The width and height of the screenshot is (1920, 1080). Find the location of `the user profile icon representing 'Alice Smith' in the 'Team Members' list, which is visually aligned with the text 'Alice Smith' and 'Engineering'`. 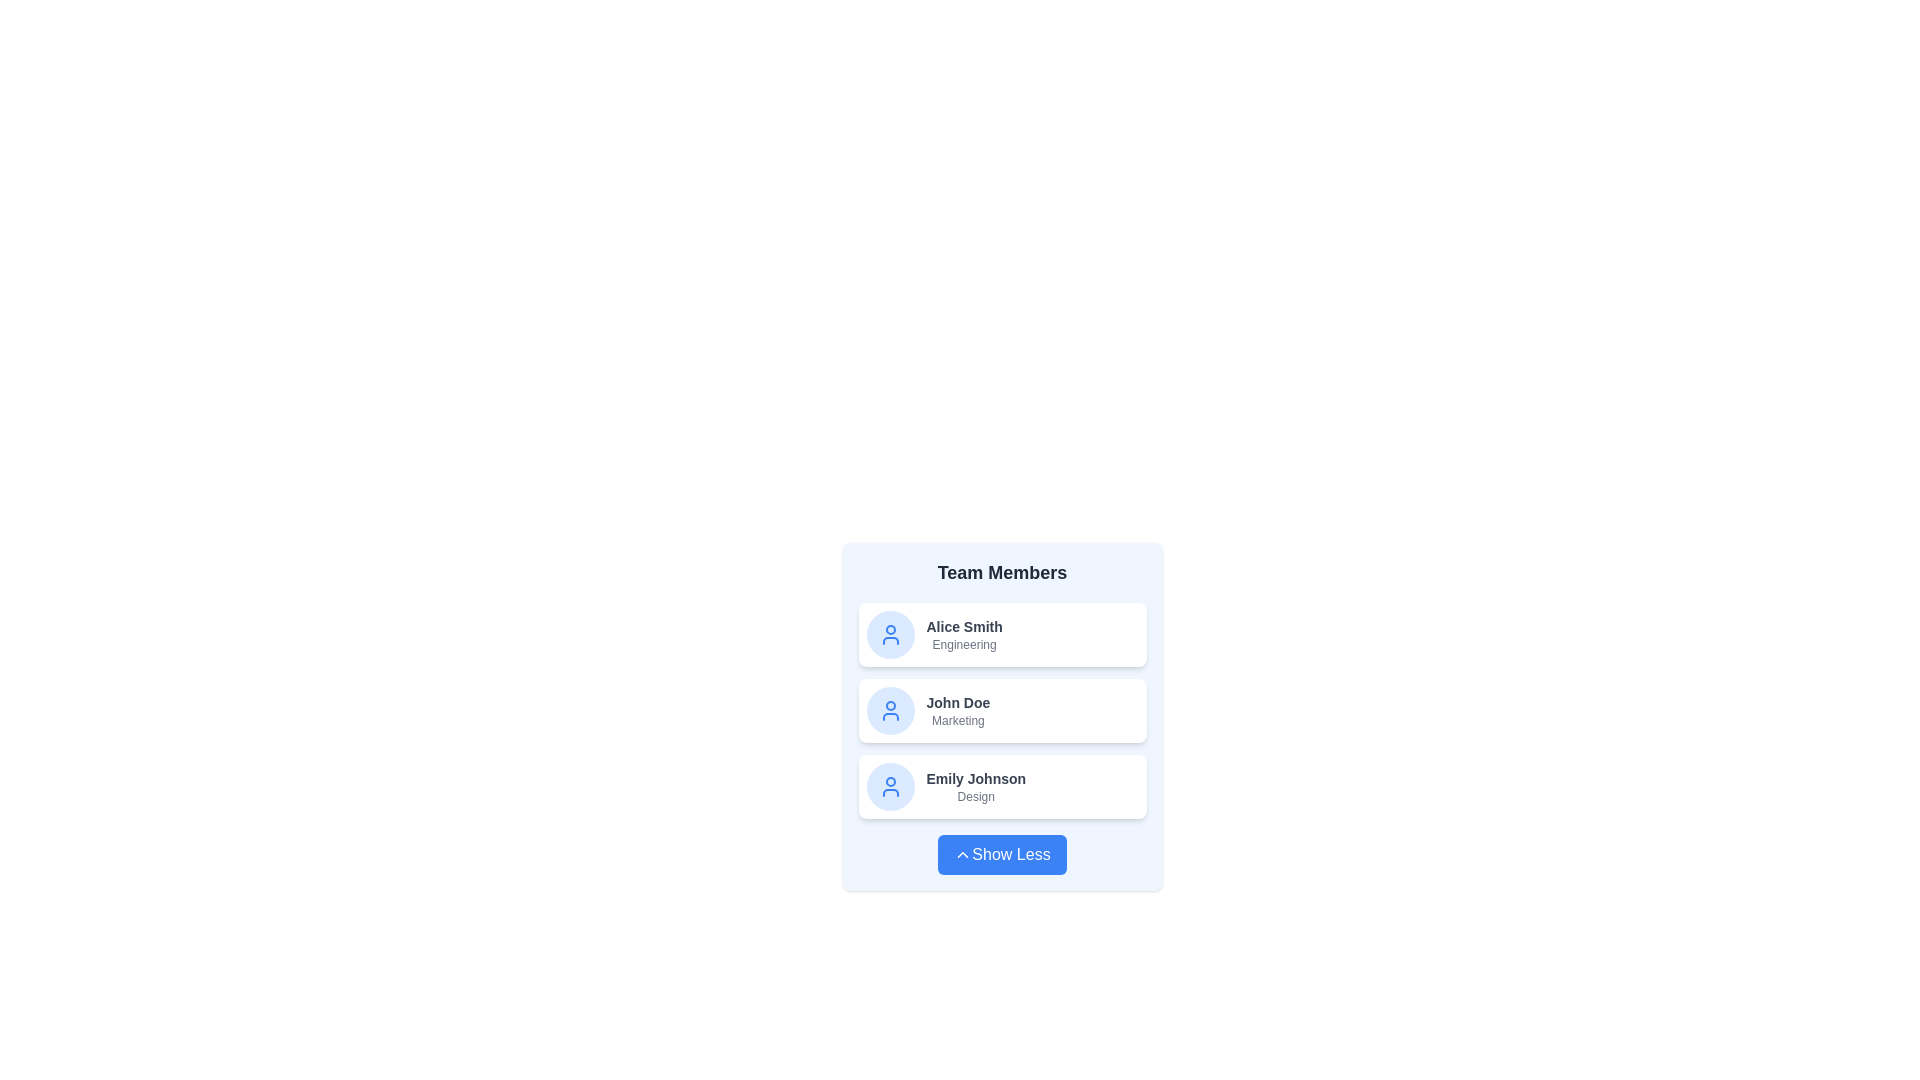

the user profile icon representing 'Alice Smith' in the 'Team Members' list, which is visually aligned with the text 'Alice Smith' and 'Engineering' is located at coordinates (889, 635).